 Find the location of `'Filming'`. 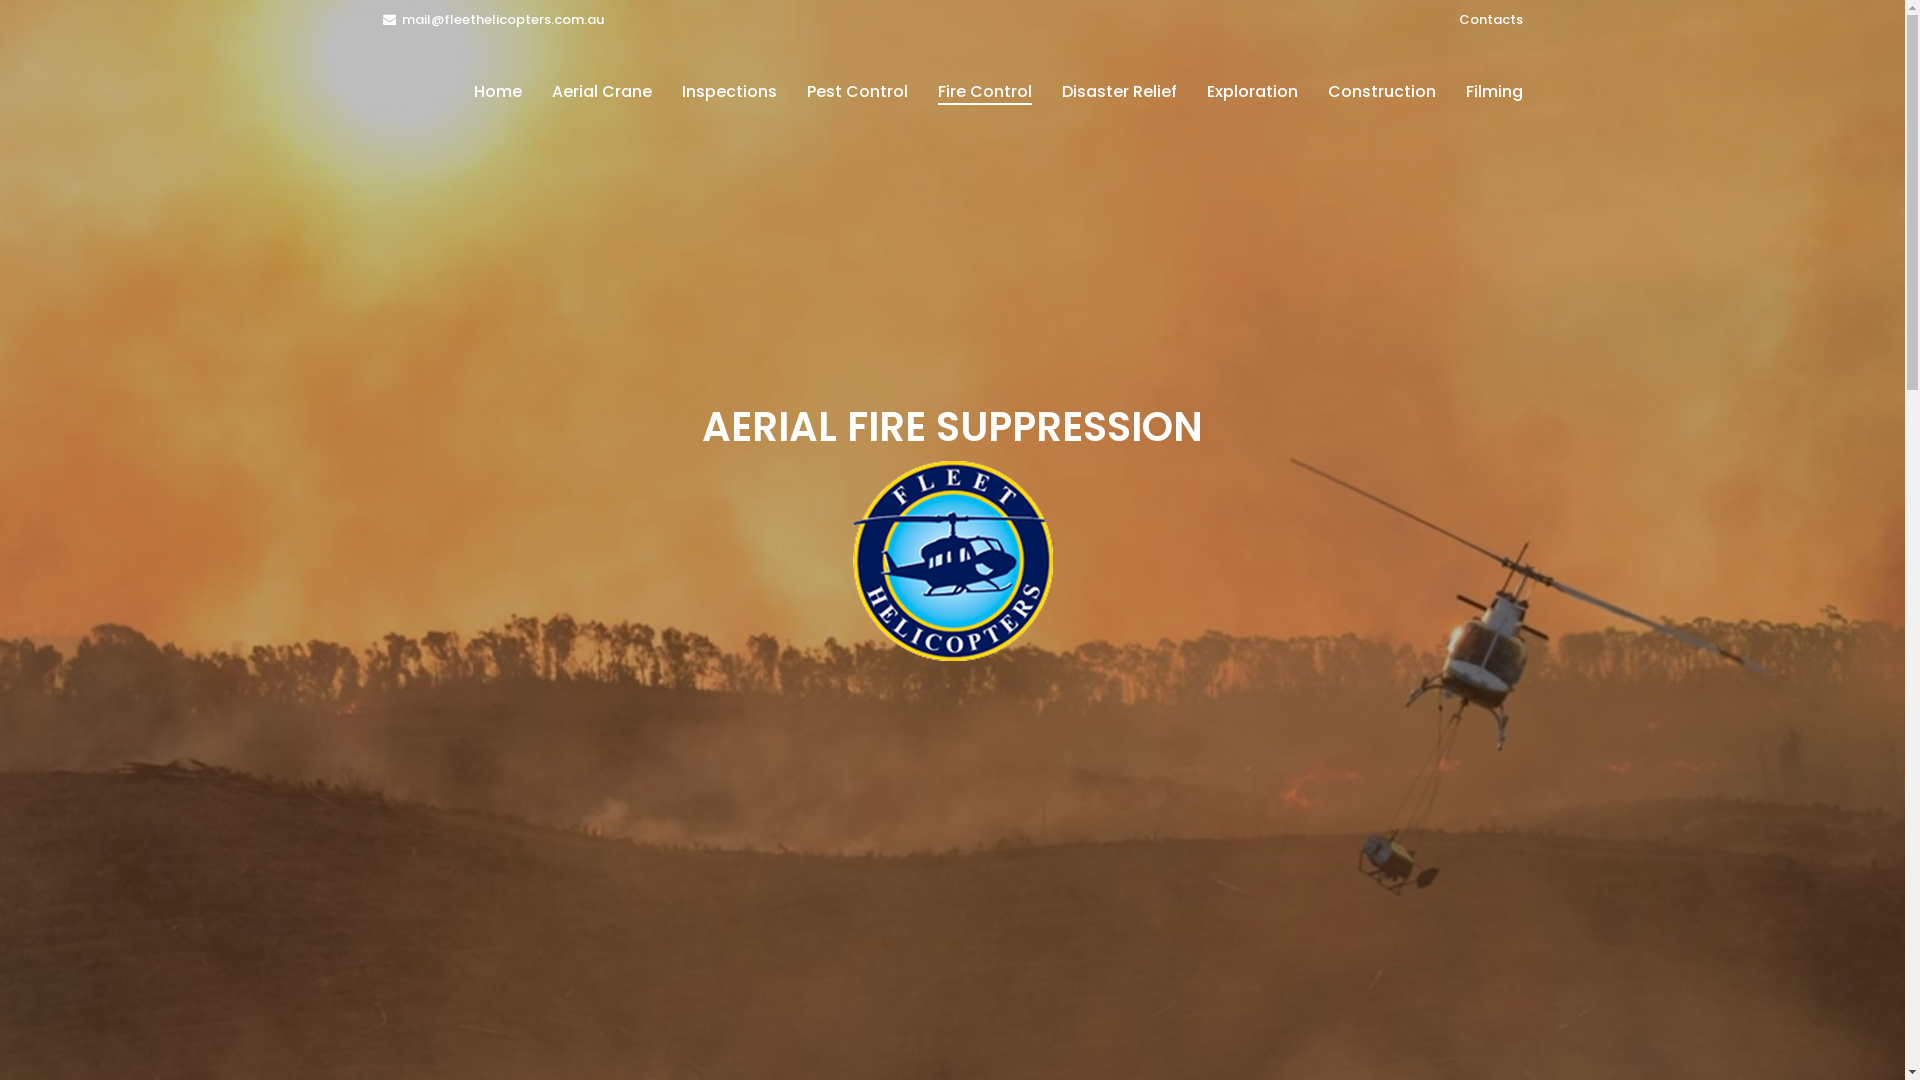

'Filming' is located at coordinates (1493, 92).